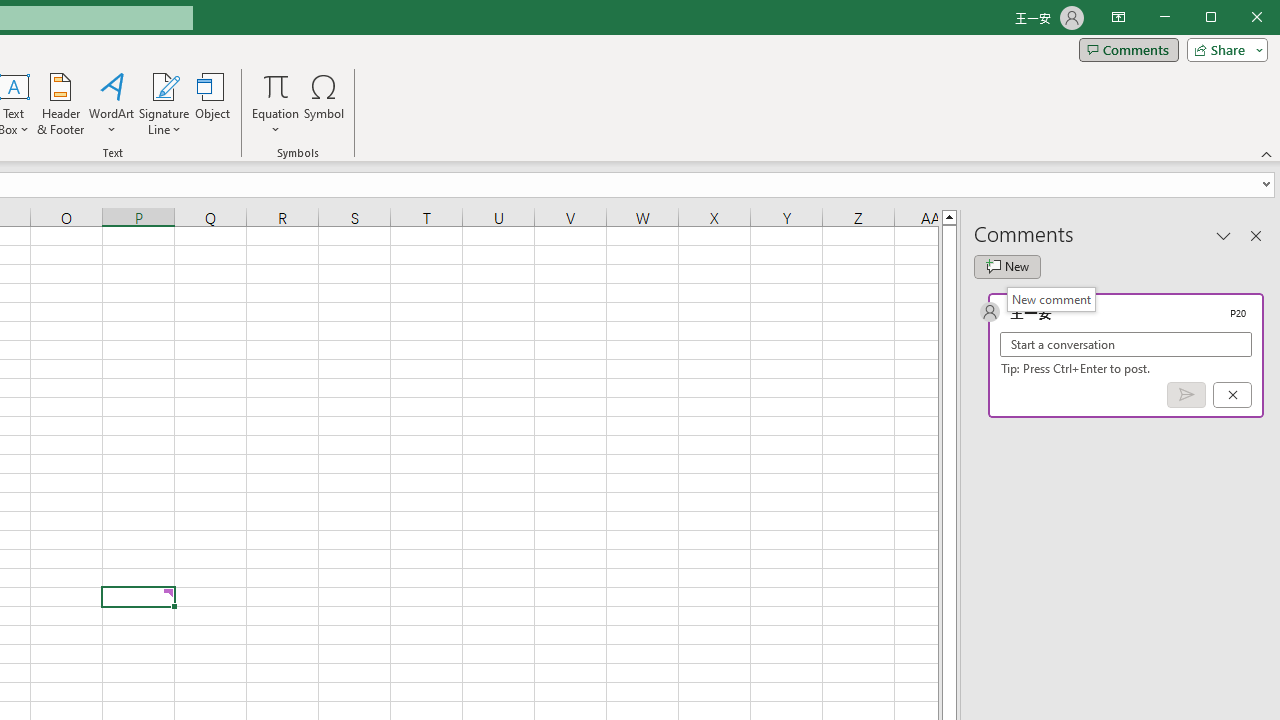  What do you see at coordinates (274, 104) in the screenshot?
I see `'Equation'` at bounding box center [274, 104].